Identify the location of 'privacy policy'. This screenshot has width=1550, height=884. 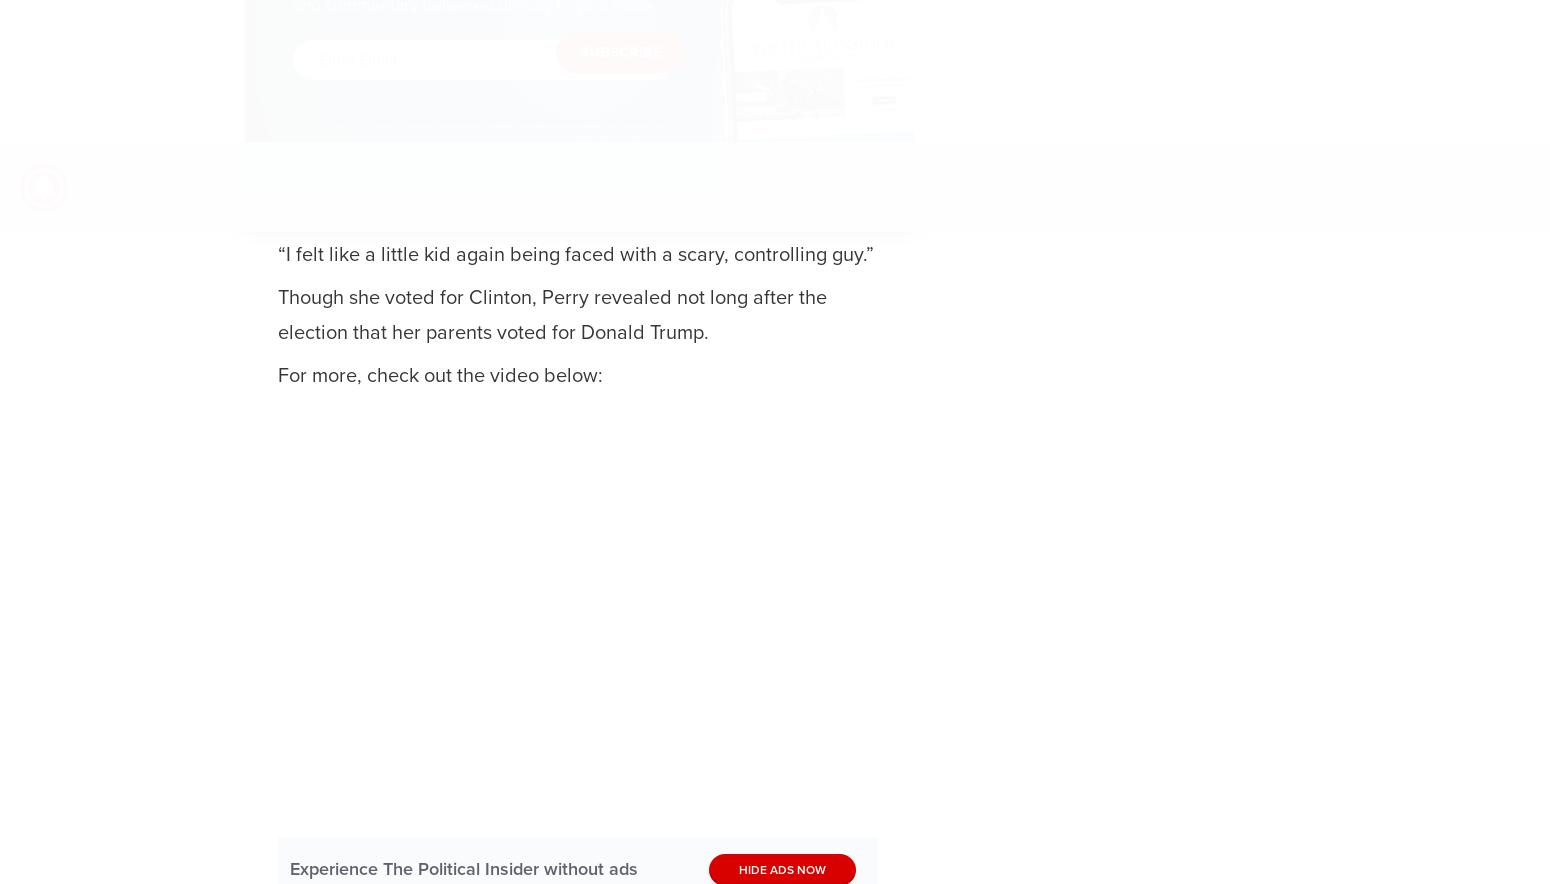
(367, 137).